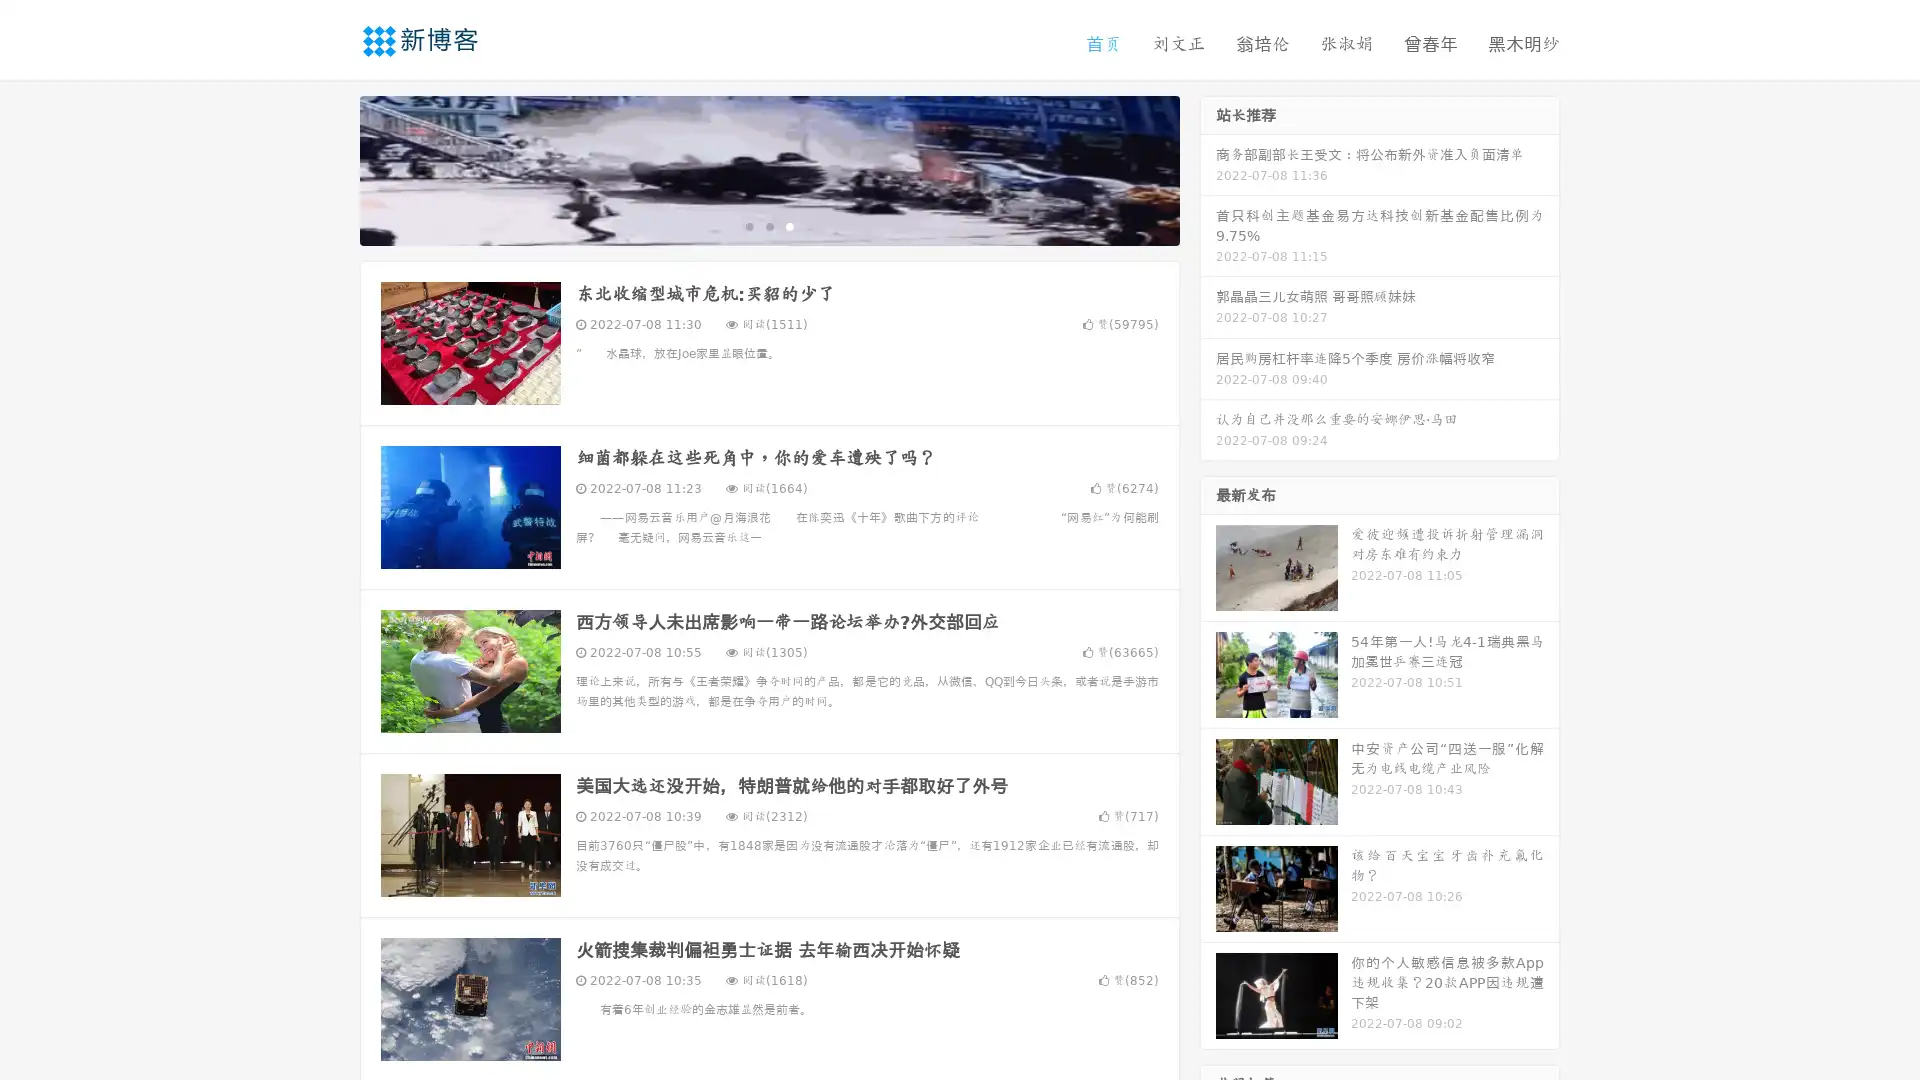  I want to click on Next slide, so click(1208, 168).